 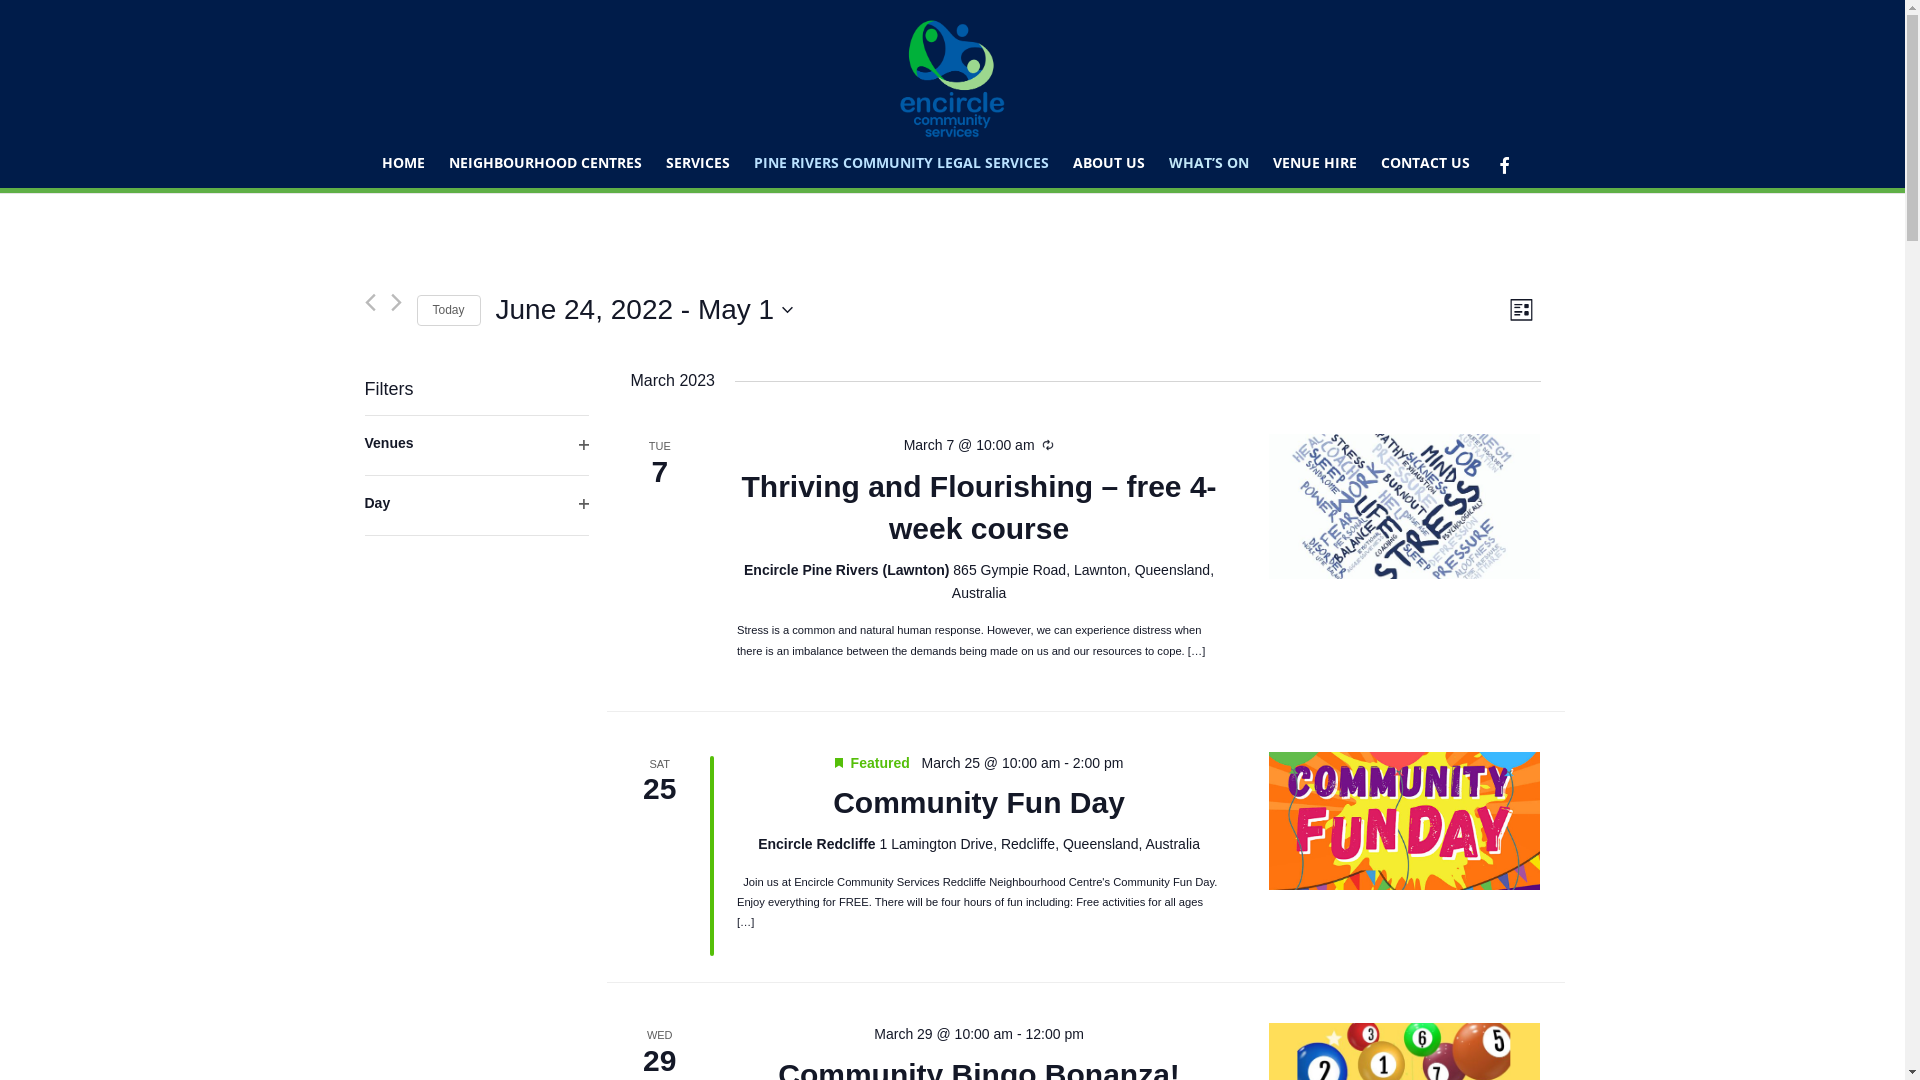 I want to click on 'ABOUT US', so click(x=1107, y=161).